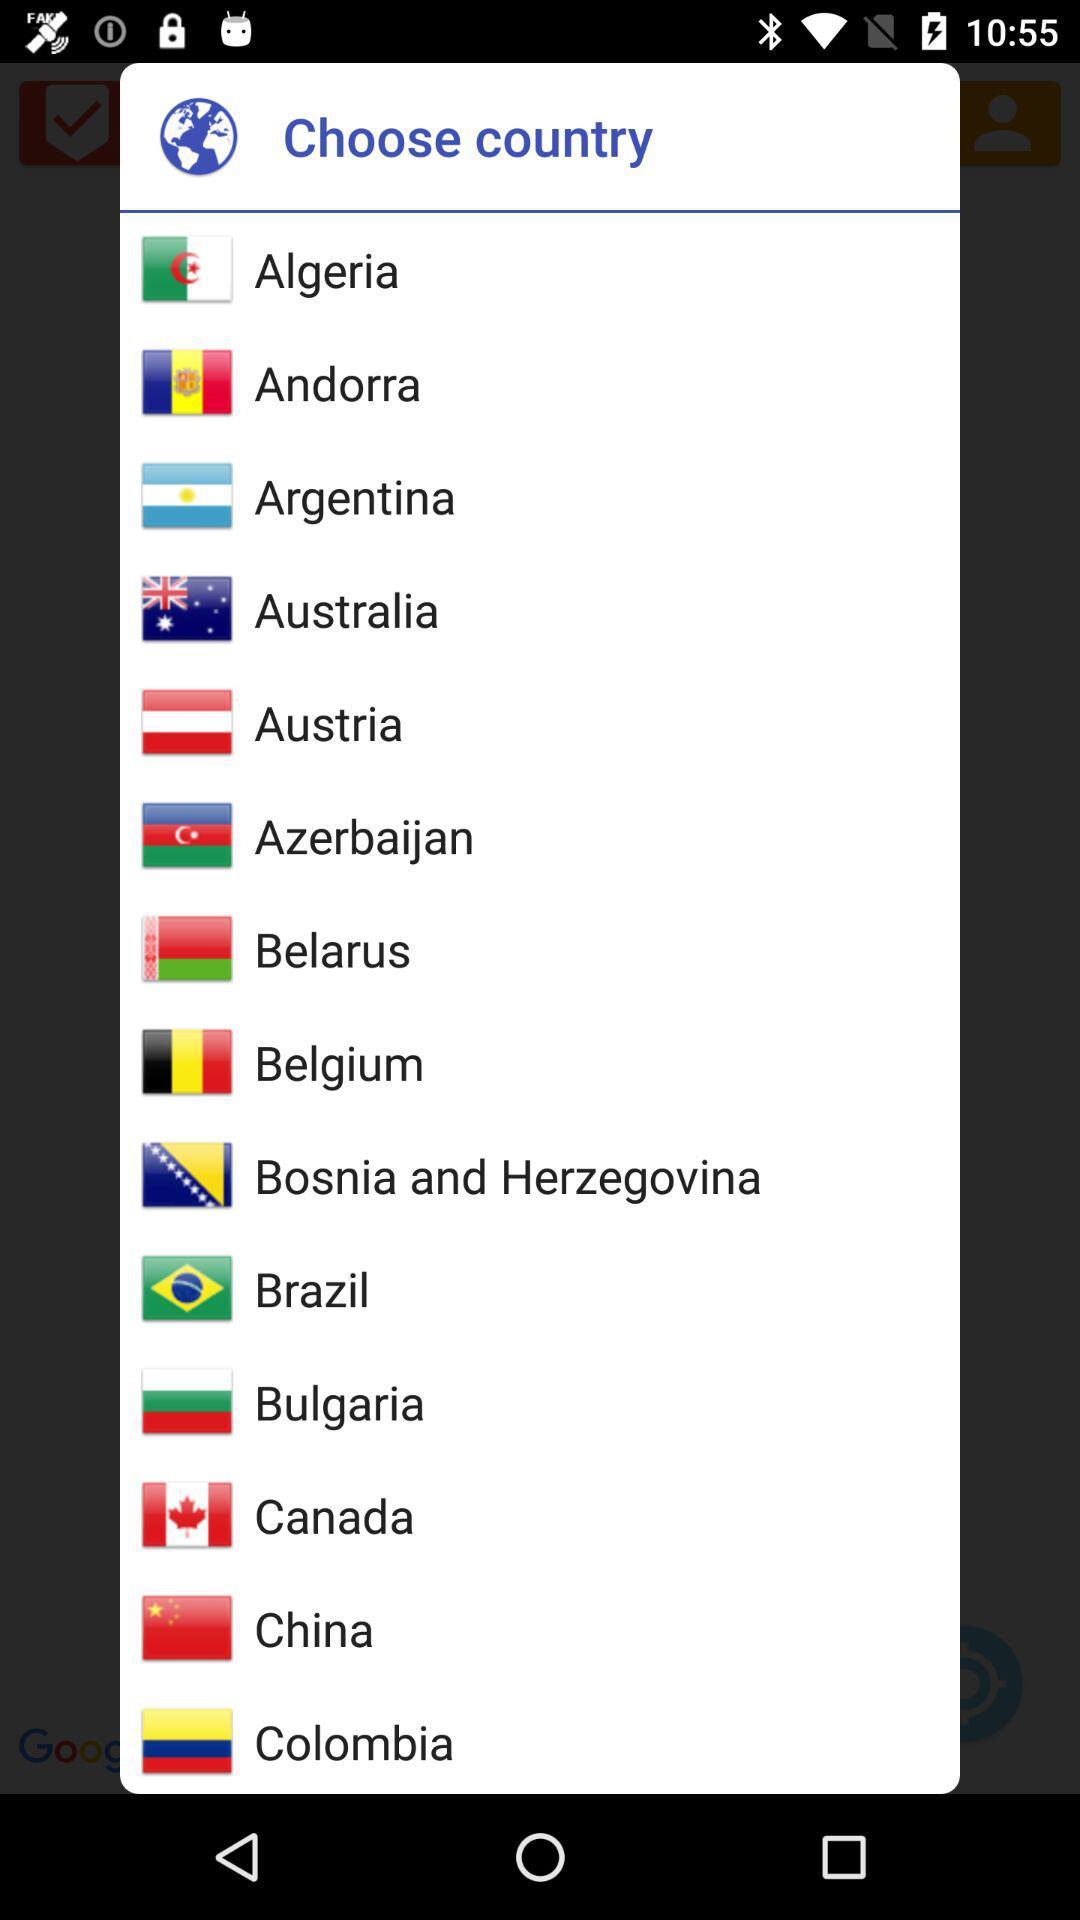 The width and height of the screenshot is (1080, 1920). What do you see at coordinates (333, 1515) in the screenshot?
I see `canada` at bounding box center [333, 1515].